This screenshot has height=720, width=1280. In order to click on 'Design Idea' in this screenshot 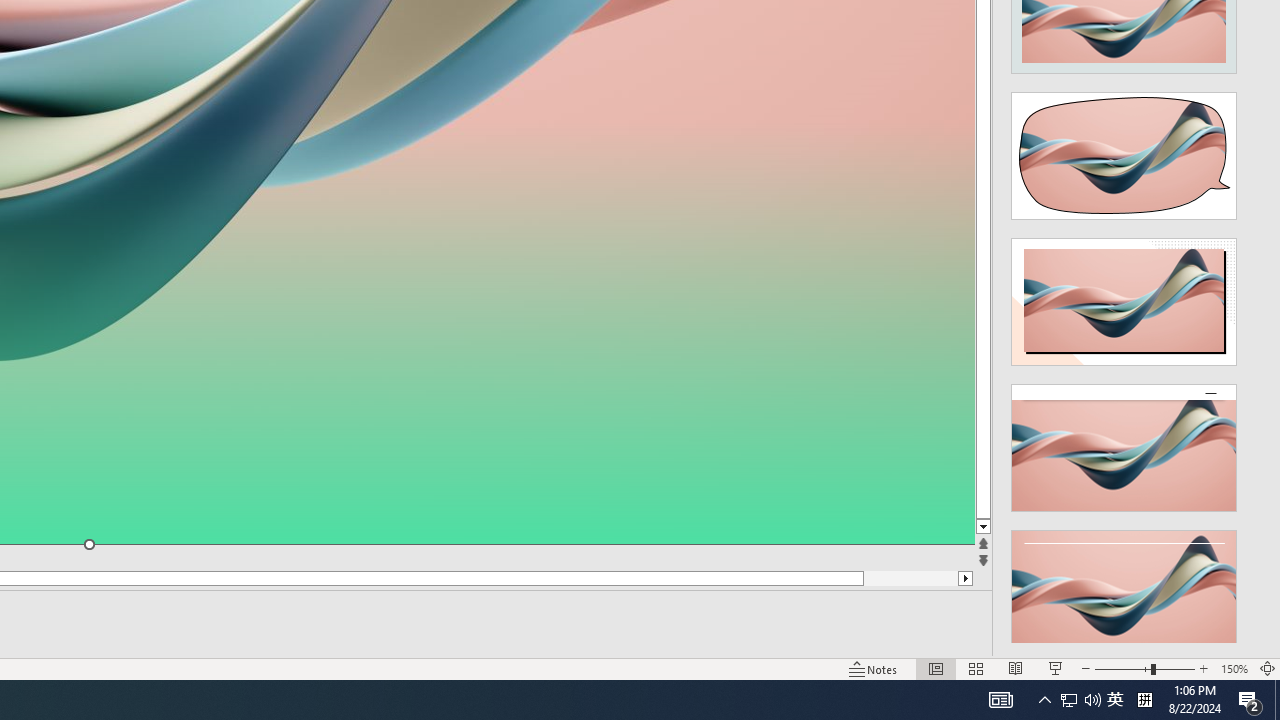, I will do `click(1124, 586)`.